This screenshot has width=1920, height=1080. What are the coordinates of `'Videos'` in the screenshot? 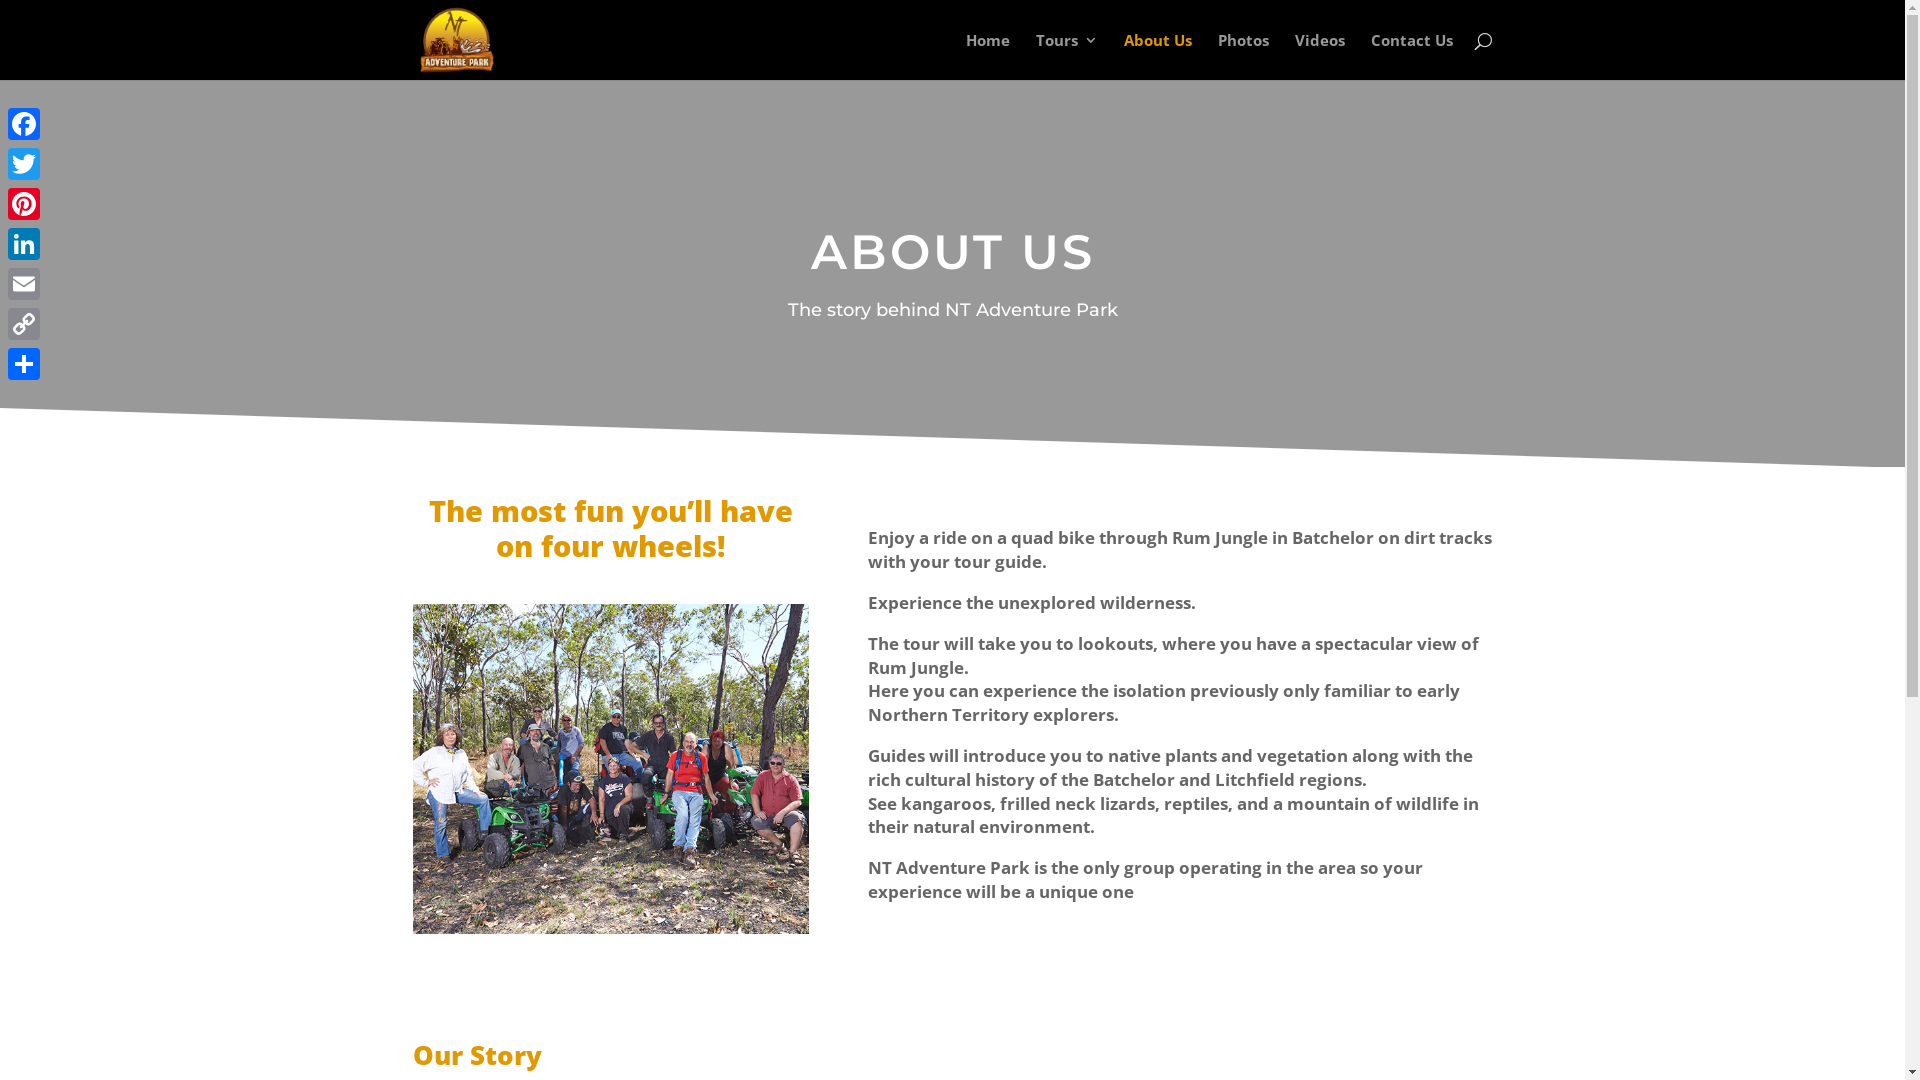 It's located at (1294, 55).